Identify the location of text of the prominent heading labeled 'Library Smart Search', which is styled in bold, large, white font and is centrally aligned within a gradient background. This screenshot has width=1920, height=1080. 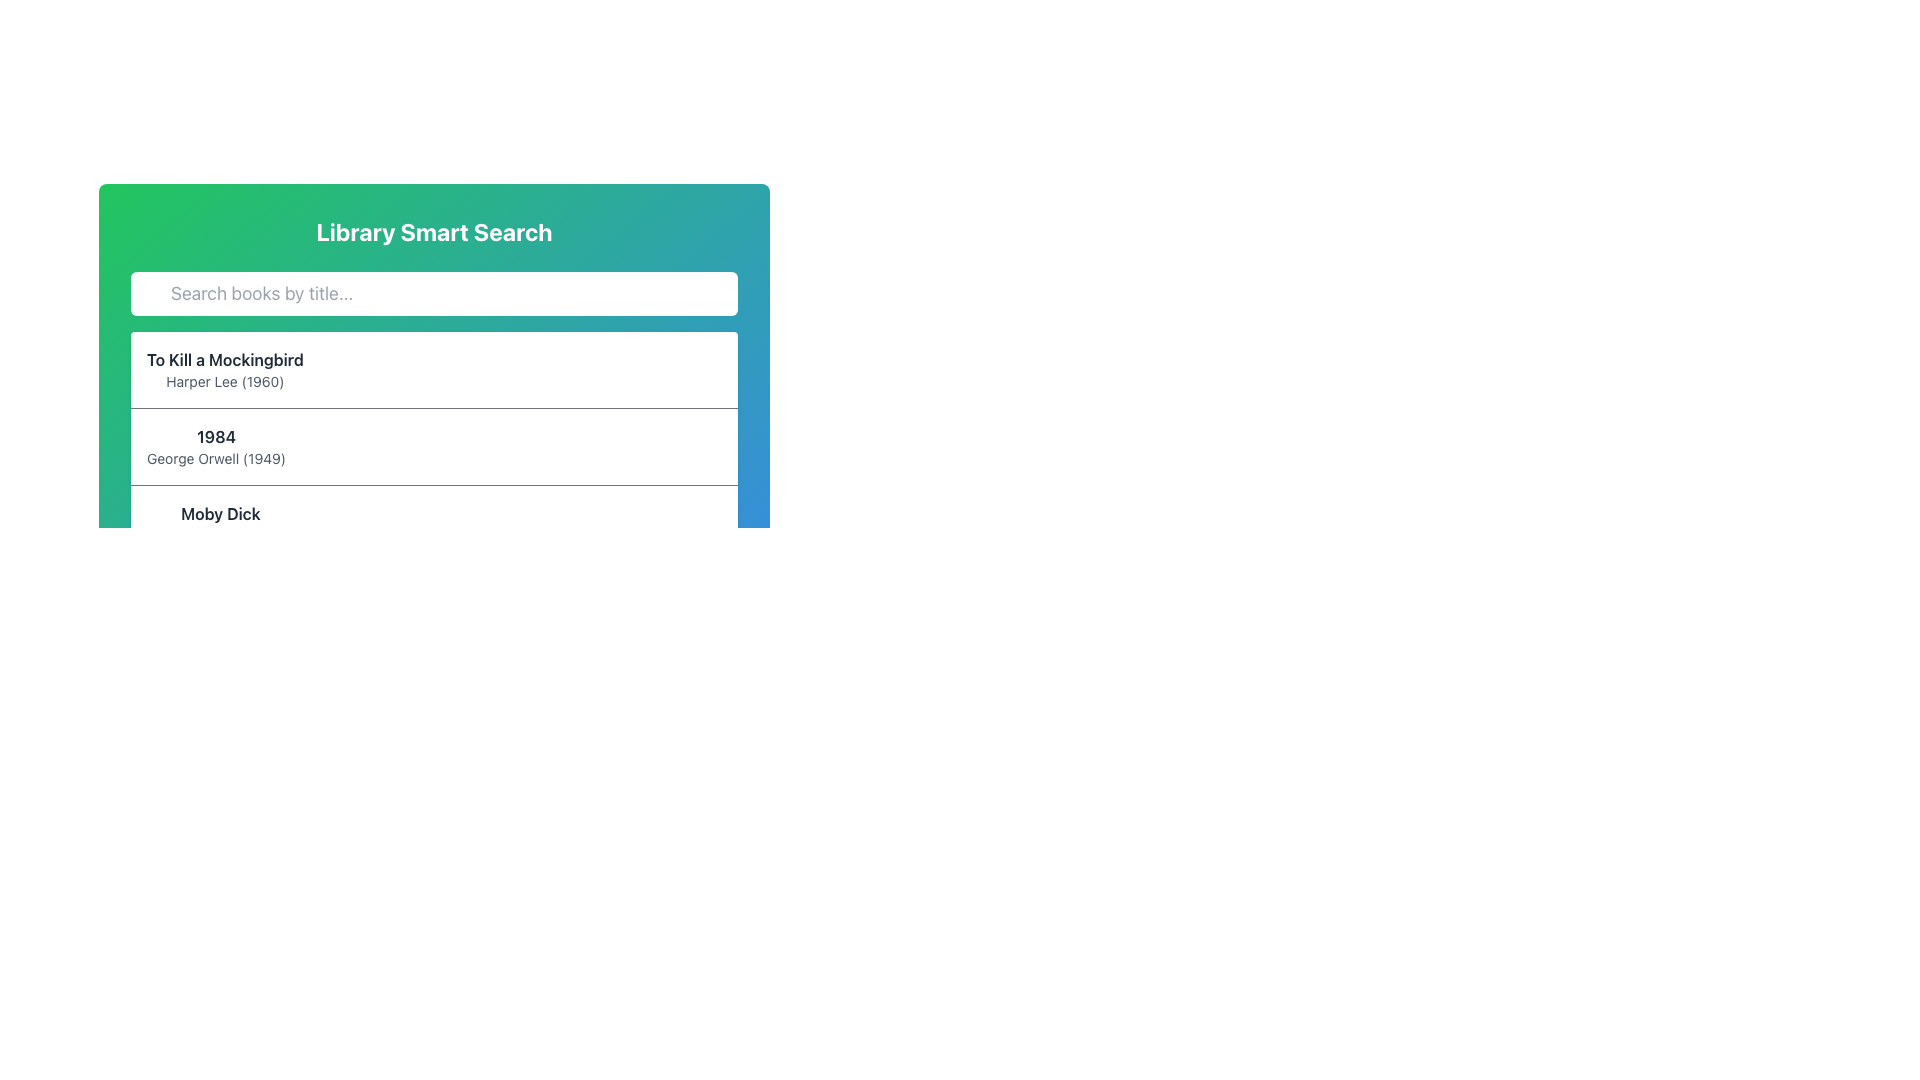
(433, 230).